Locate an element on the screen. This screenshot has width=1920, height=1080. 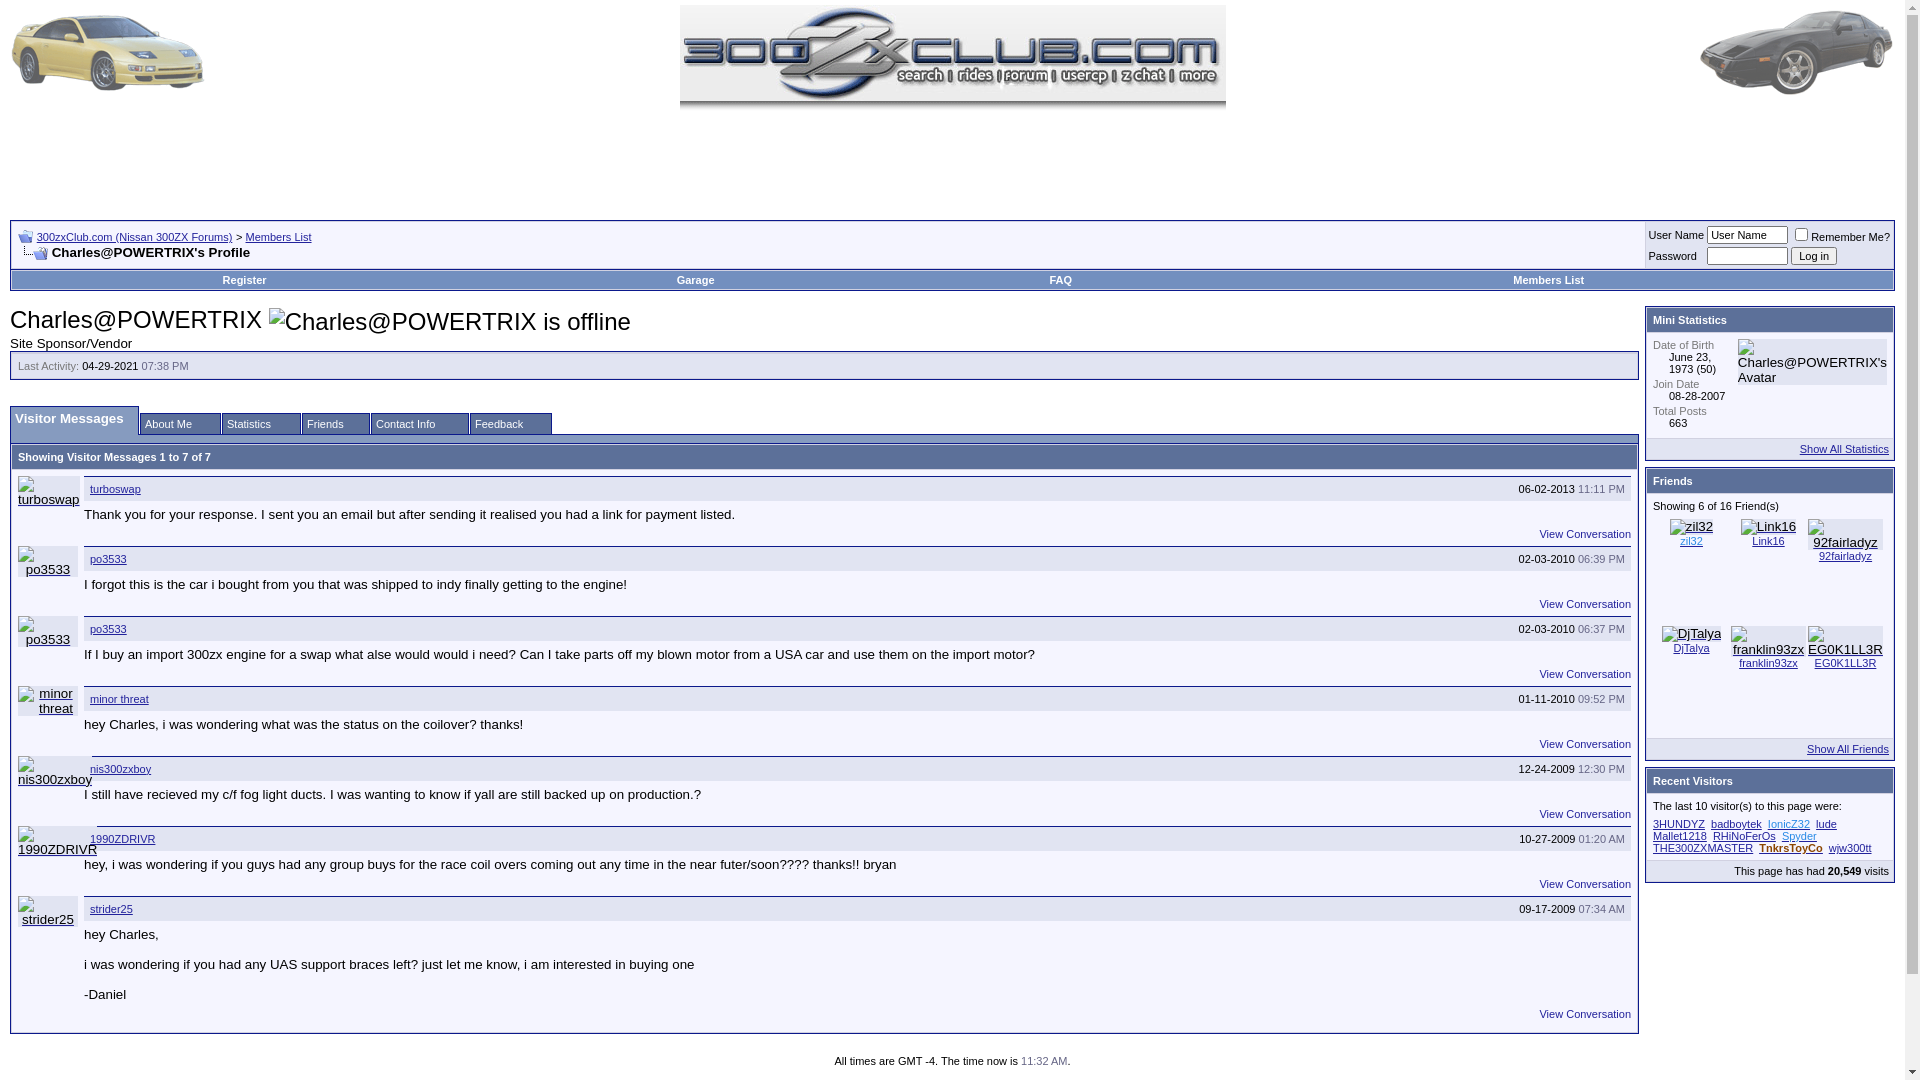
'nis300zxboy' is located at coordinates (54, 770).